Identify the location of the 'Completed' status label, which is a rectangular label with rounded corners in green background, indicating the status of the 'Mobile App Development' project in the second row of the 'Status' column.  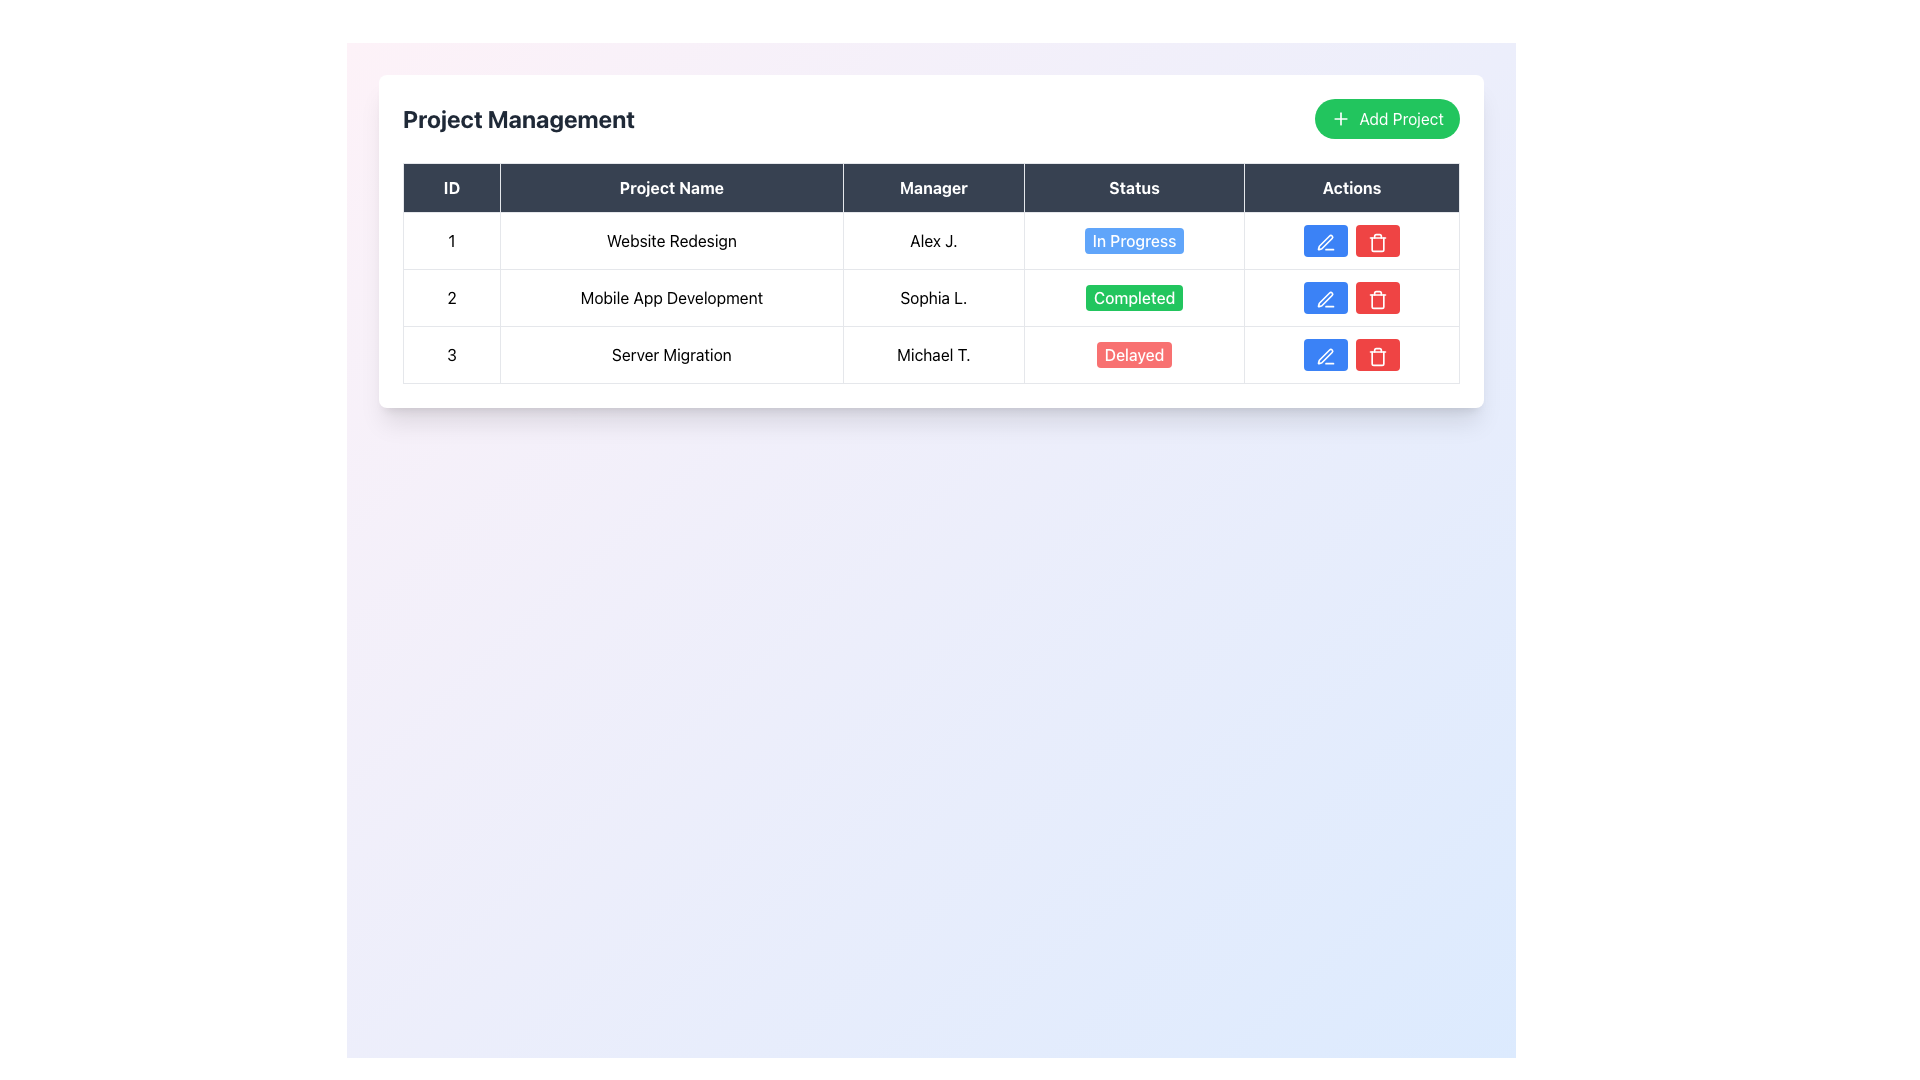
(1134, 297).